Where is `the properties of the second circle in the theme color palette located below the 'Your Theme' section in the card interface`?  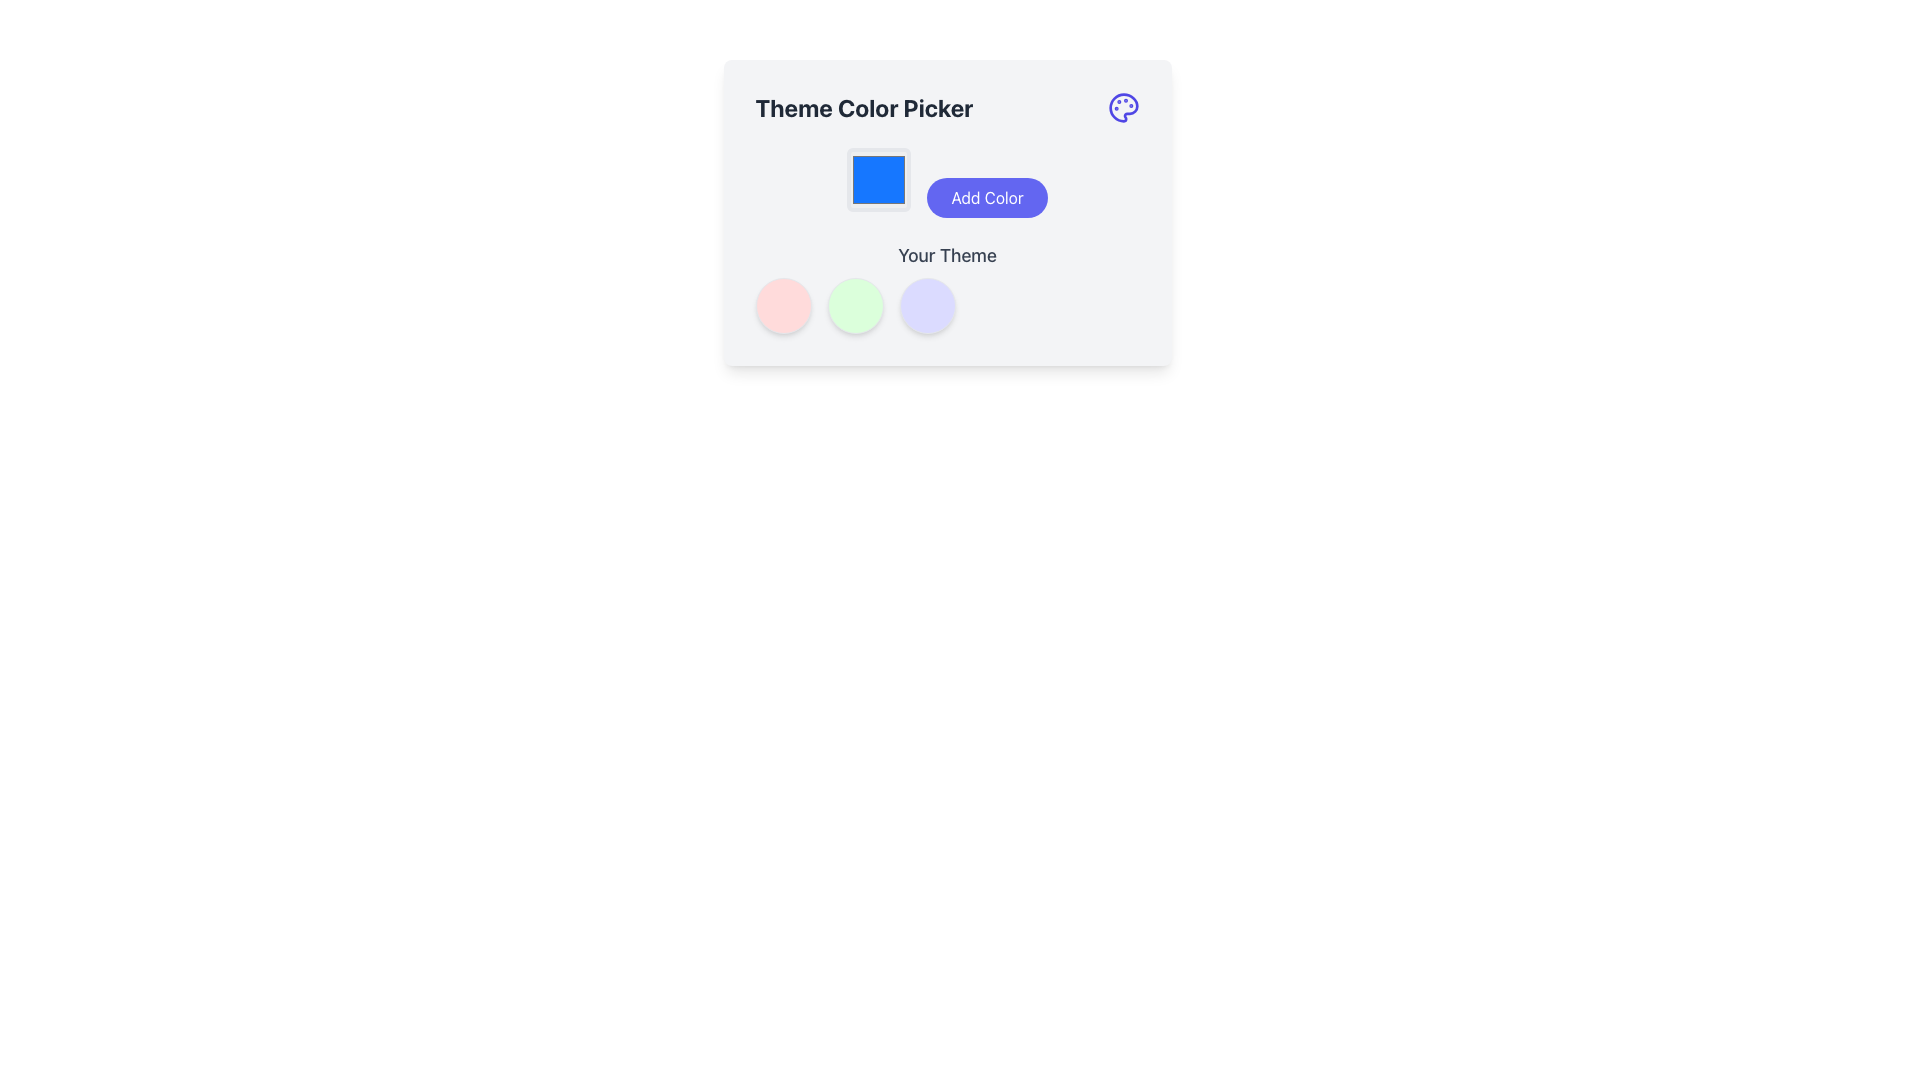 the properties of the second circle in the theme color palette located below the 'Your Theme' section in the card interface is located at coordinates (855, 305).